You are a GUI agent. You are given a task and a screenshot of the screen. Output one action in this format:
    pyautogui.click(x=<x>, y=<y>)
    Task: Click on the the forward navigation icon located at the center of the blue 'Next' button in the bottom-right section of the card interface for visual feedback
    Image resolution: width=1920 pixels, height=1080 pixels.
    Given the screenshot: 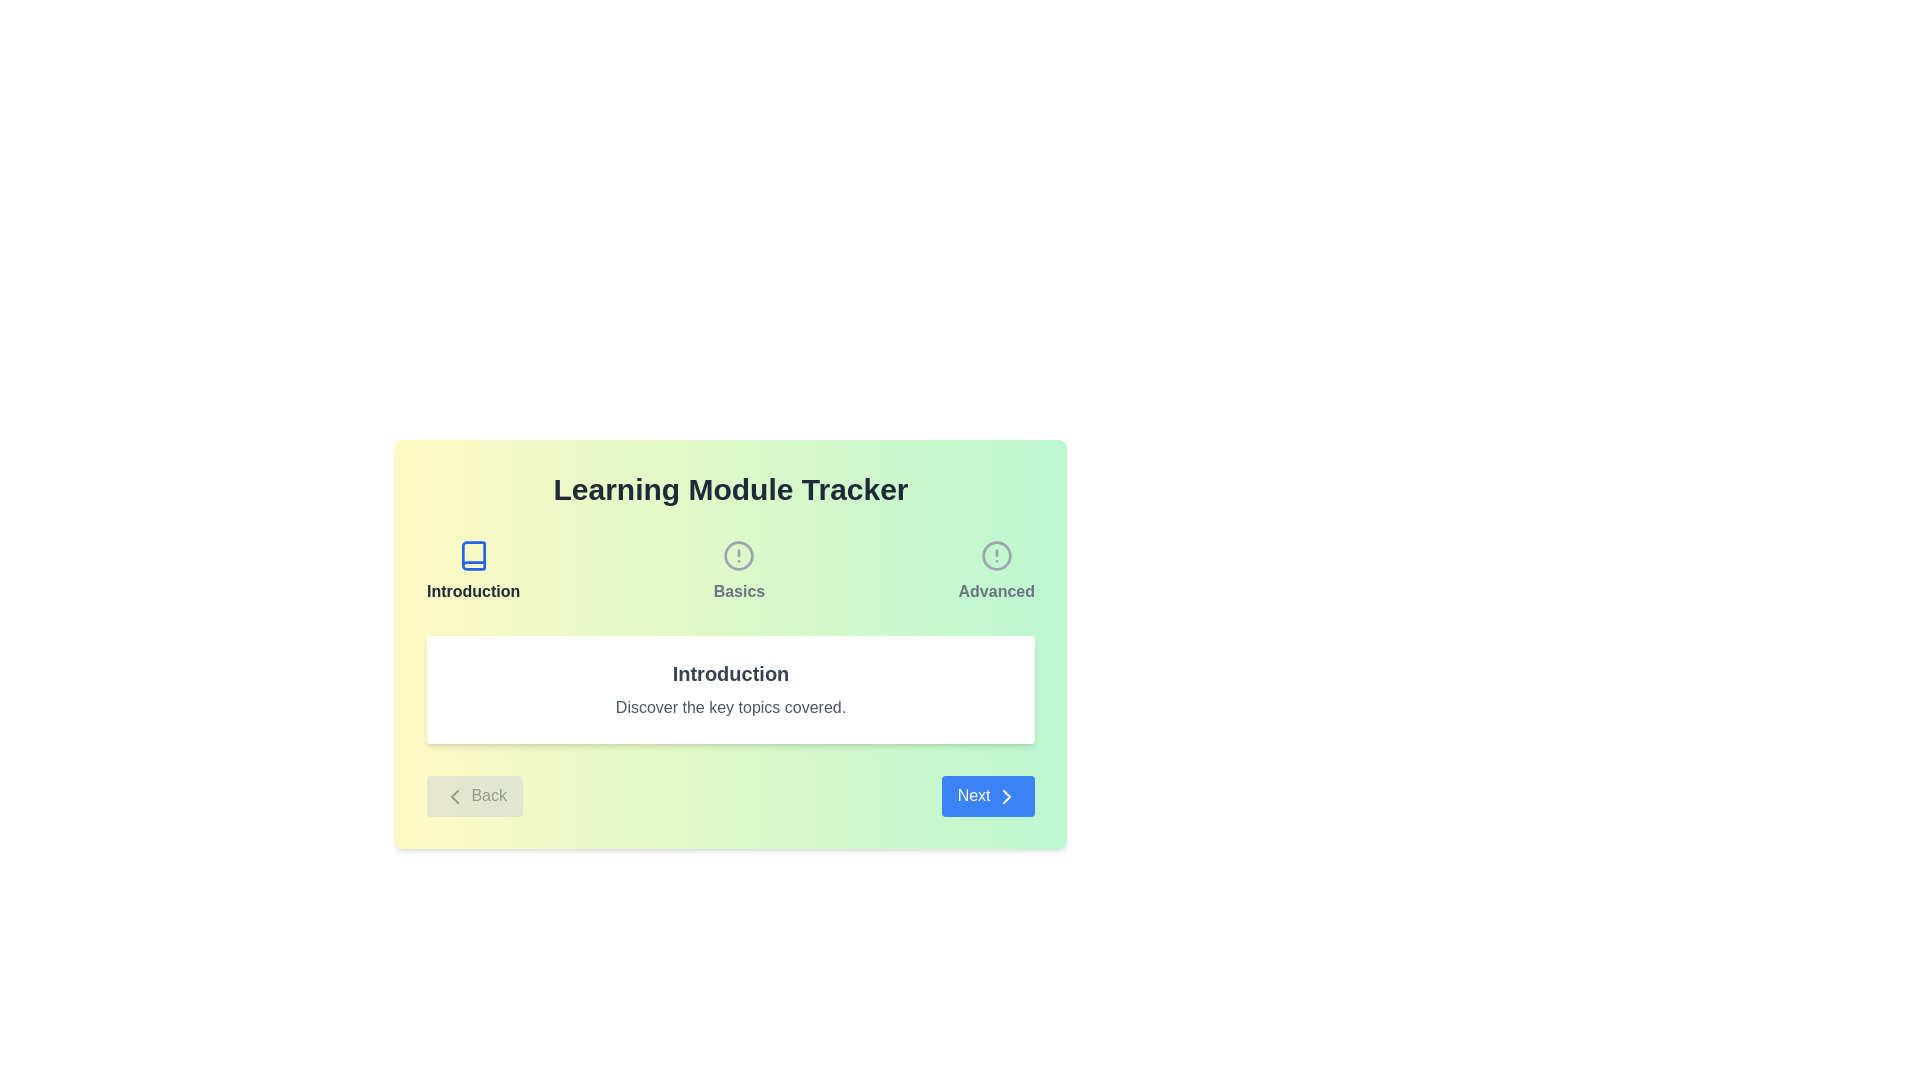 What is the action you would take?
    pyautogui.click(x=1007, y=794)
    